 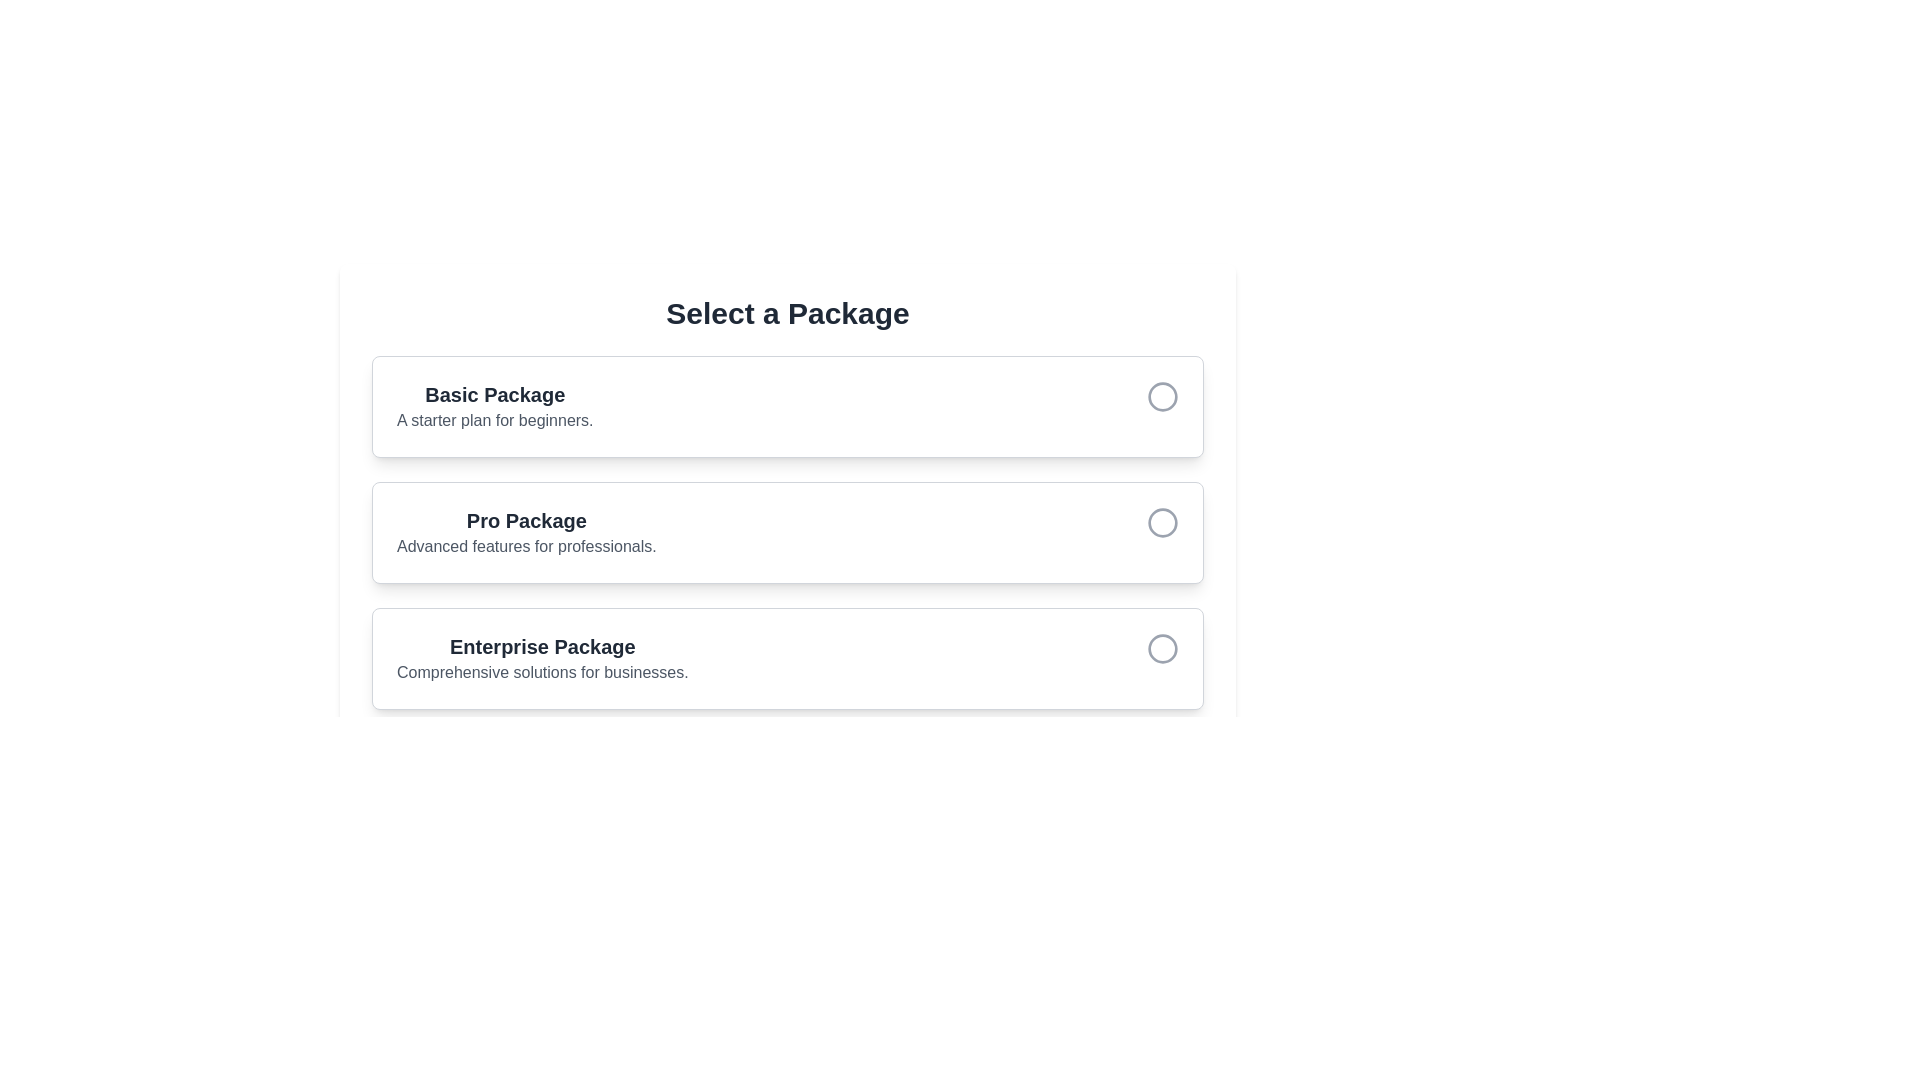 I want to click on the 'Enterprise Package' text display element, which consists of a bold heading and a smaller descriptive phrase, located in the list of package details, so click(x=542, y=659).